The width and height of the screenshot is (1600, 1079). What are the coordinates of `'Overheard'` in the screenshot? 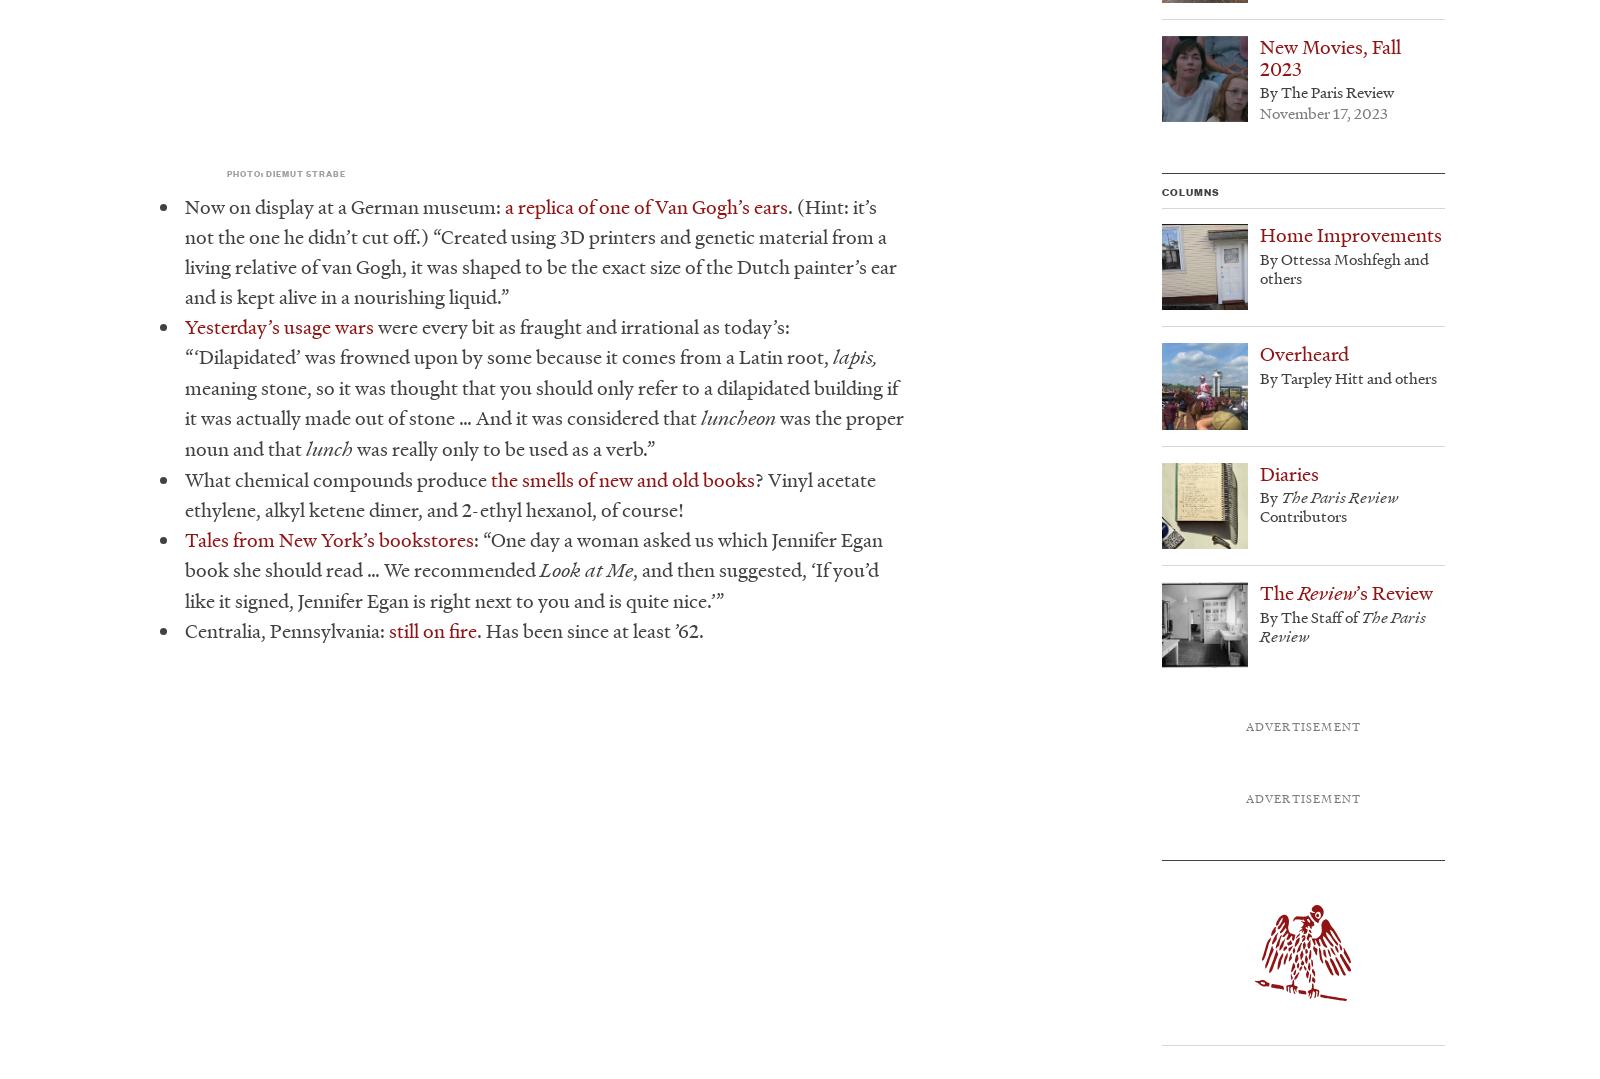 It's located at (1259, 354).